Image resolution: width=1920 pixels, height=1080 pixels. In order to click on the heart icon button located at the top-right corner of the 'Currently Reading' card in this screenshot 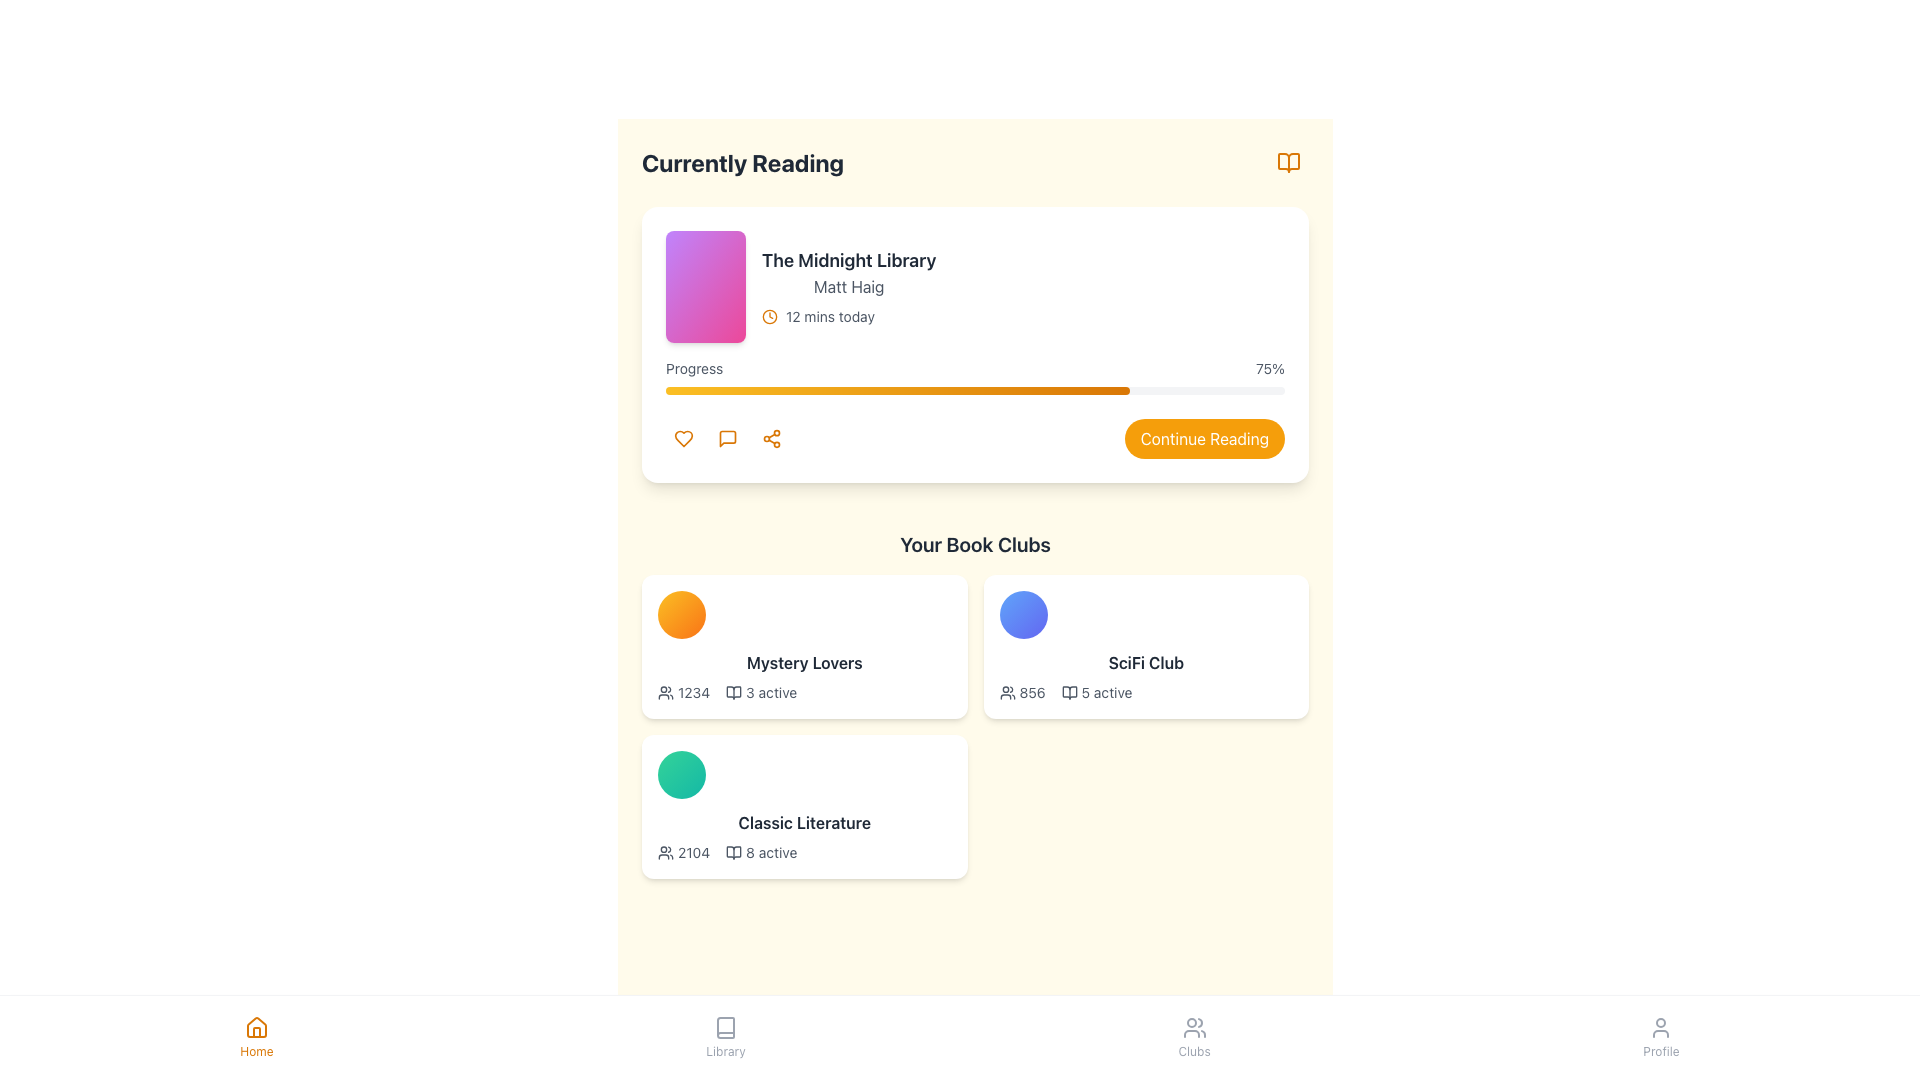, I will do `click(684, 438)`.